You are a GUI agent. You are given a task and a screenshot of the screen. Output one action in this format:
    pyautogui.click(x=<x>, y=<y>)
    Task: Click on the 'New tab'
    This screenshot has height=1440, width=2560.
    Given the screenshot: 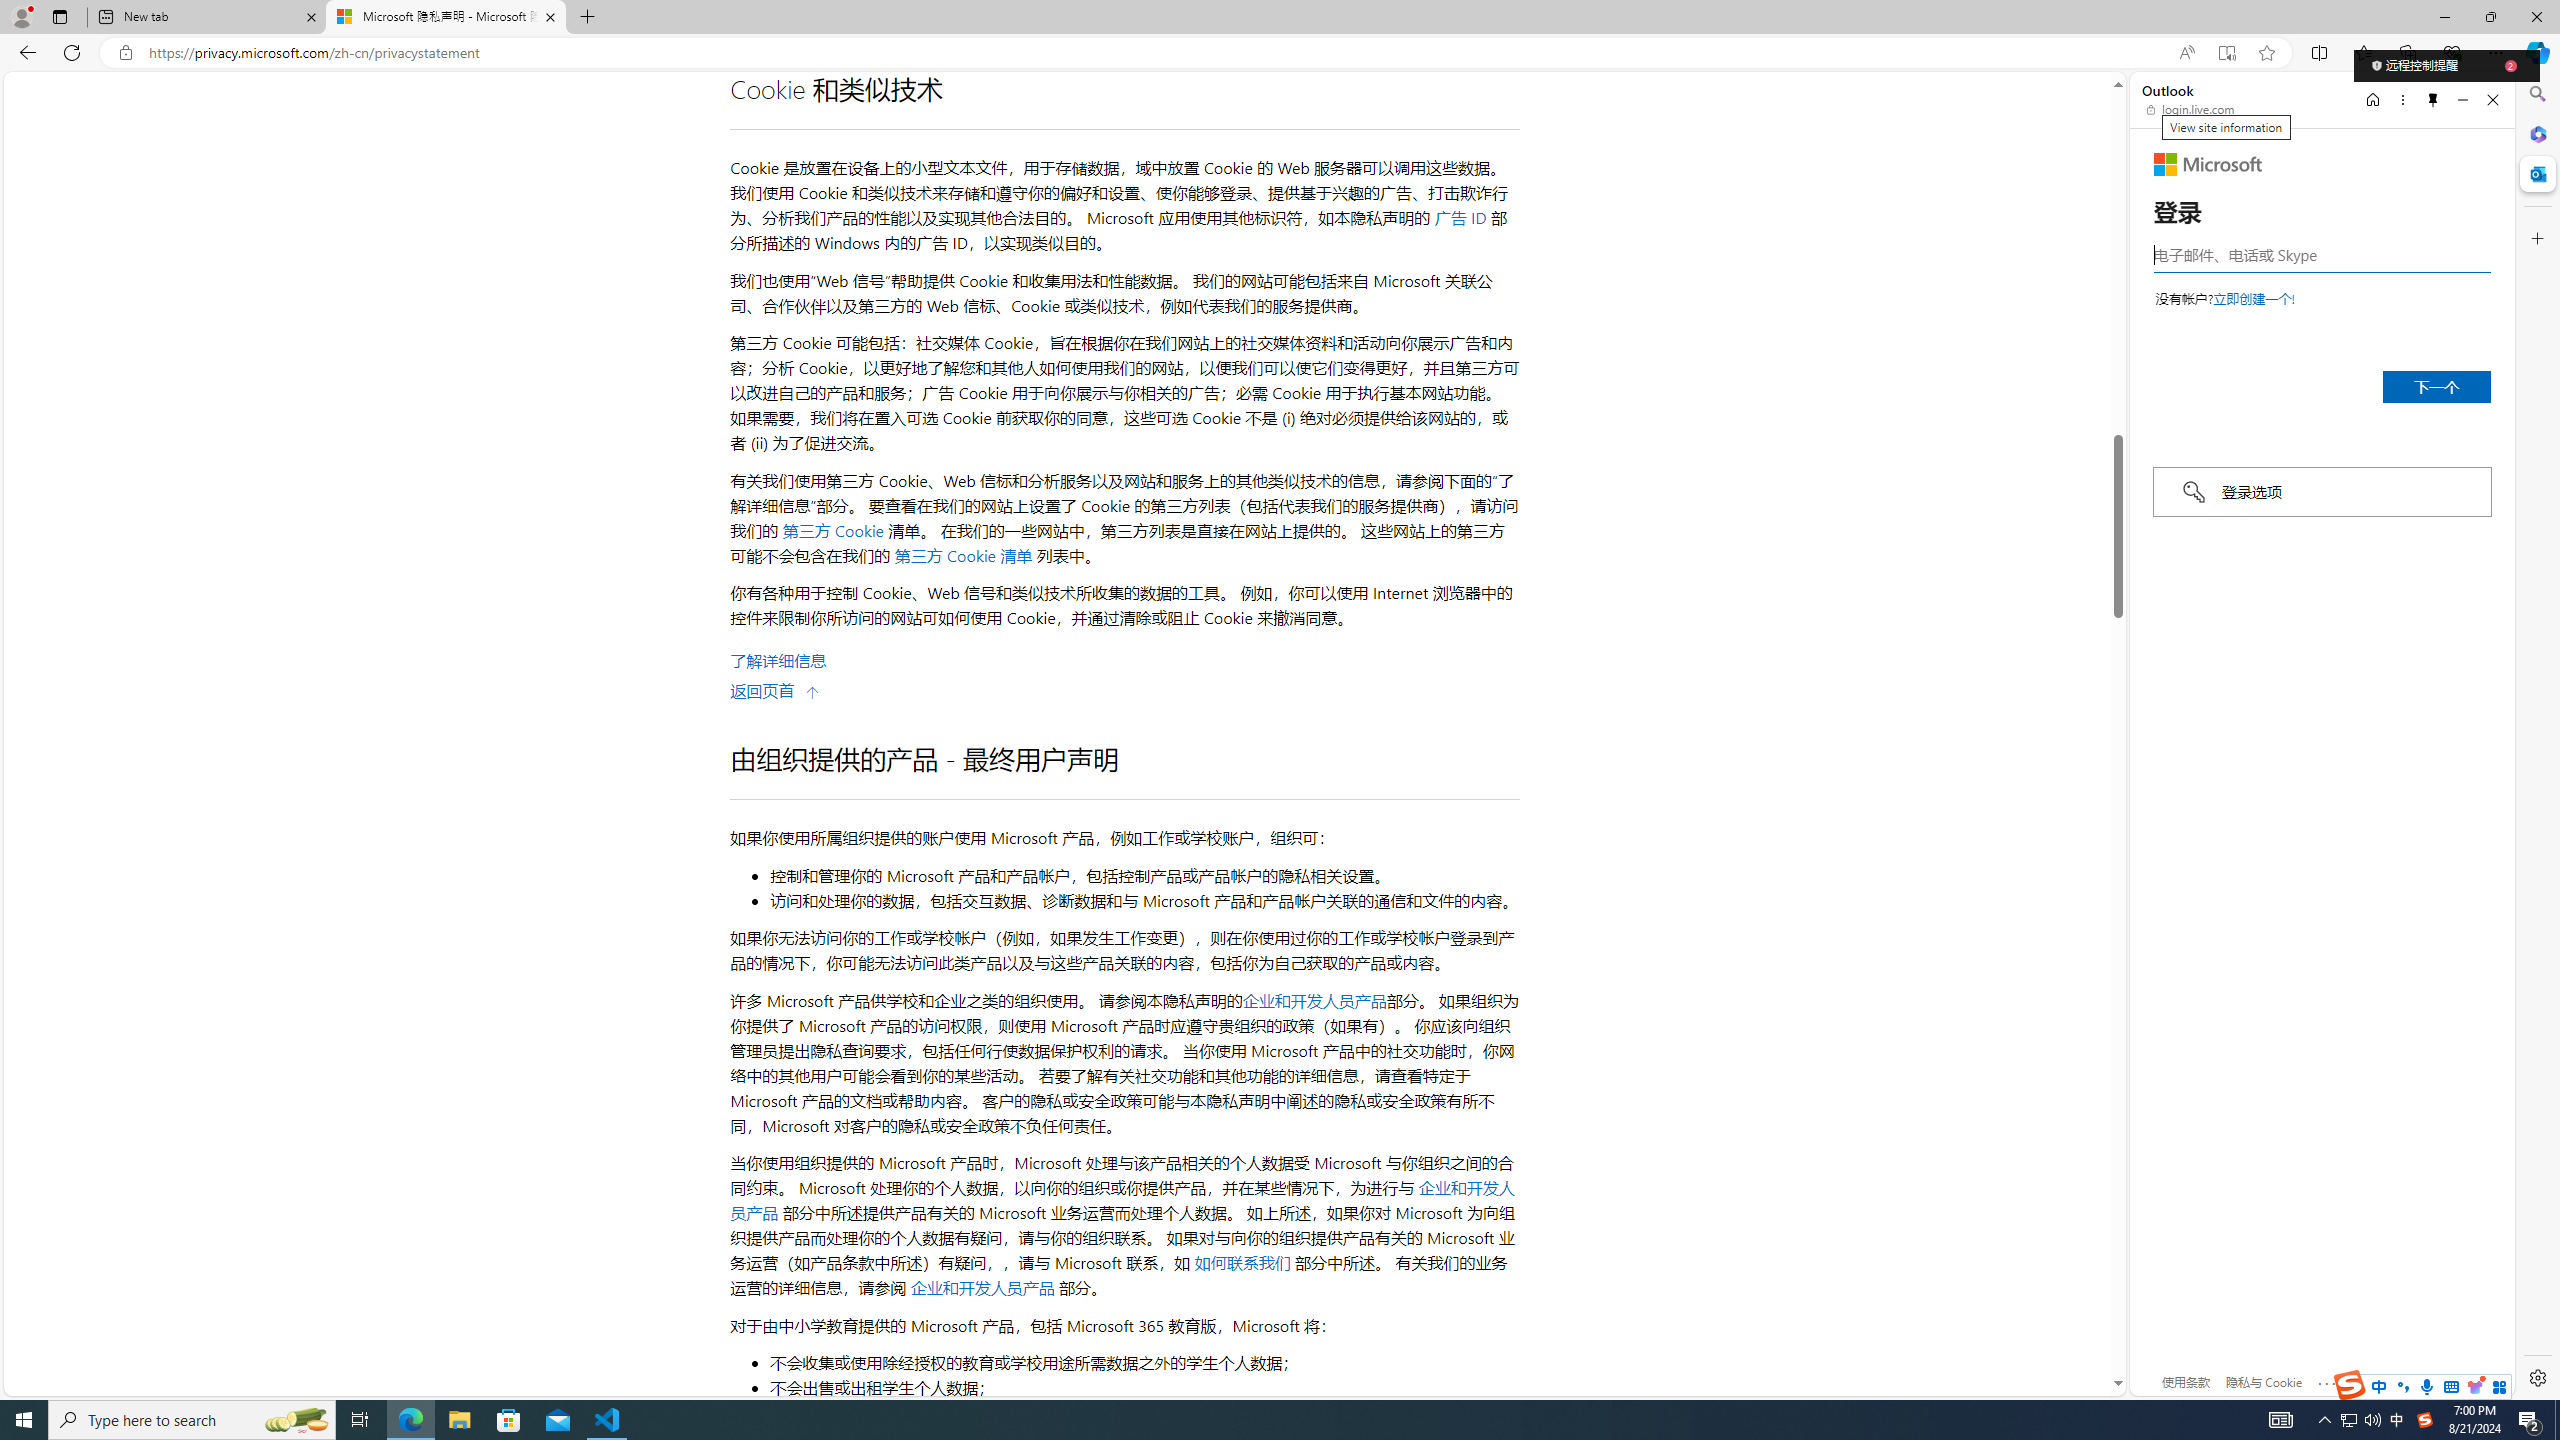 What is the action you would take?
    pyautogui.click(x=207, y=16)
    